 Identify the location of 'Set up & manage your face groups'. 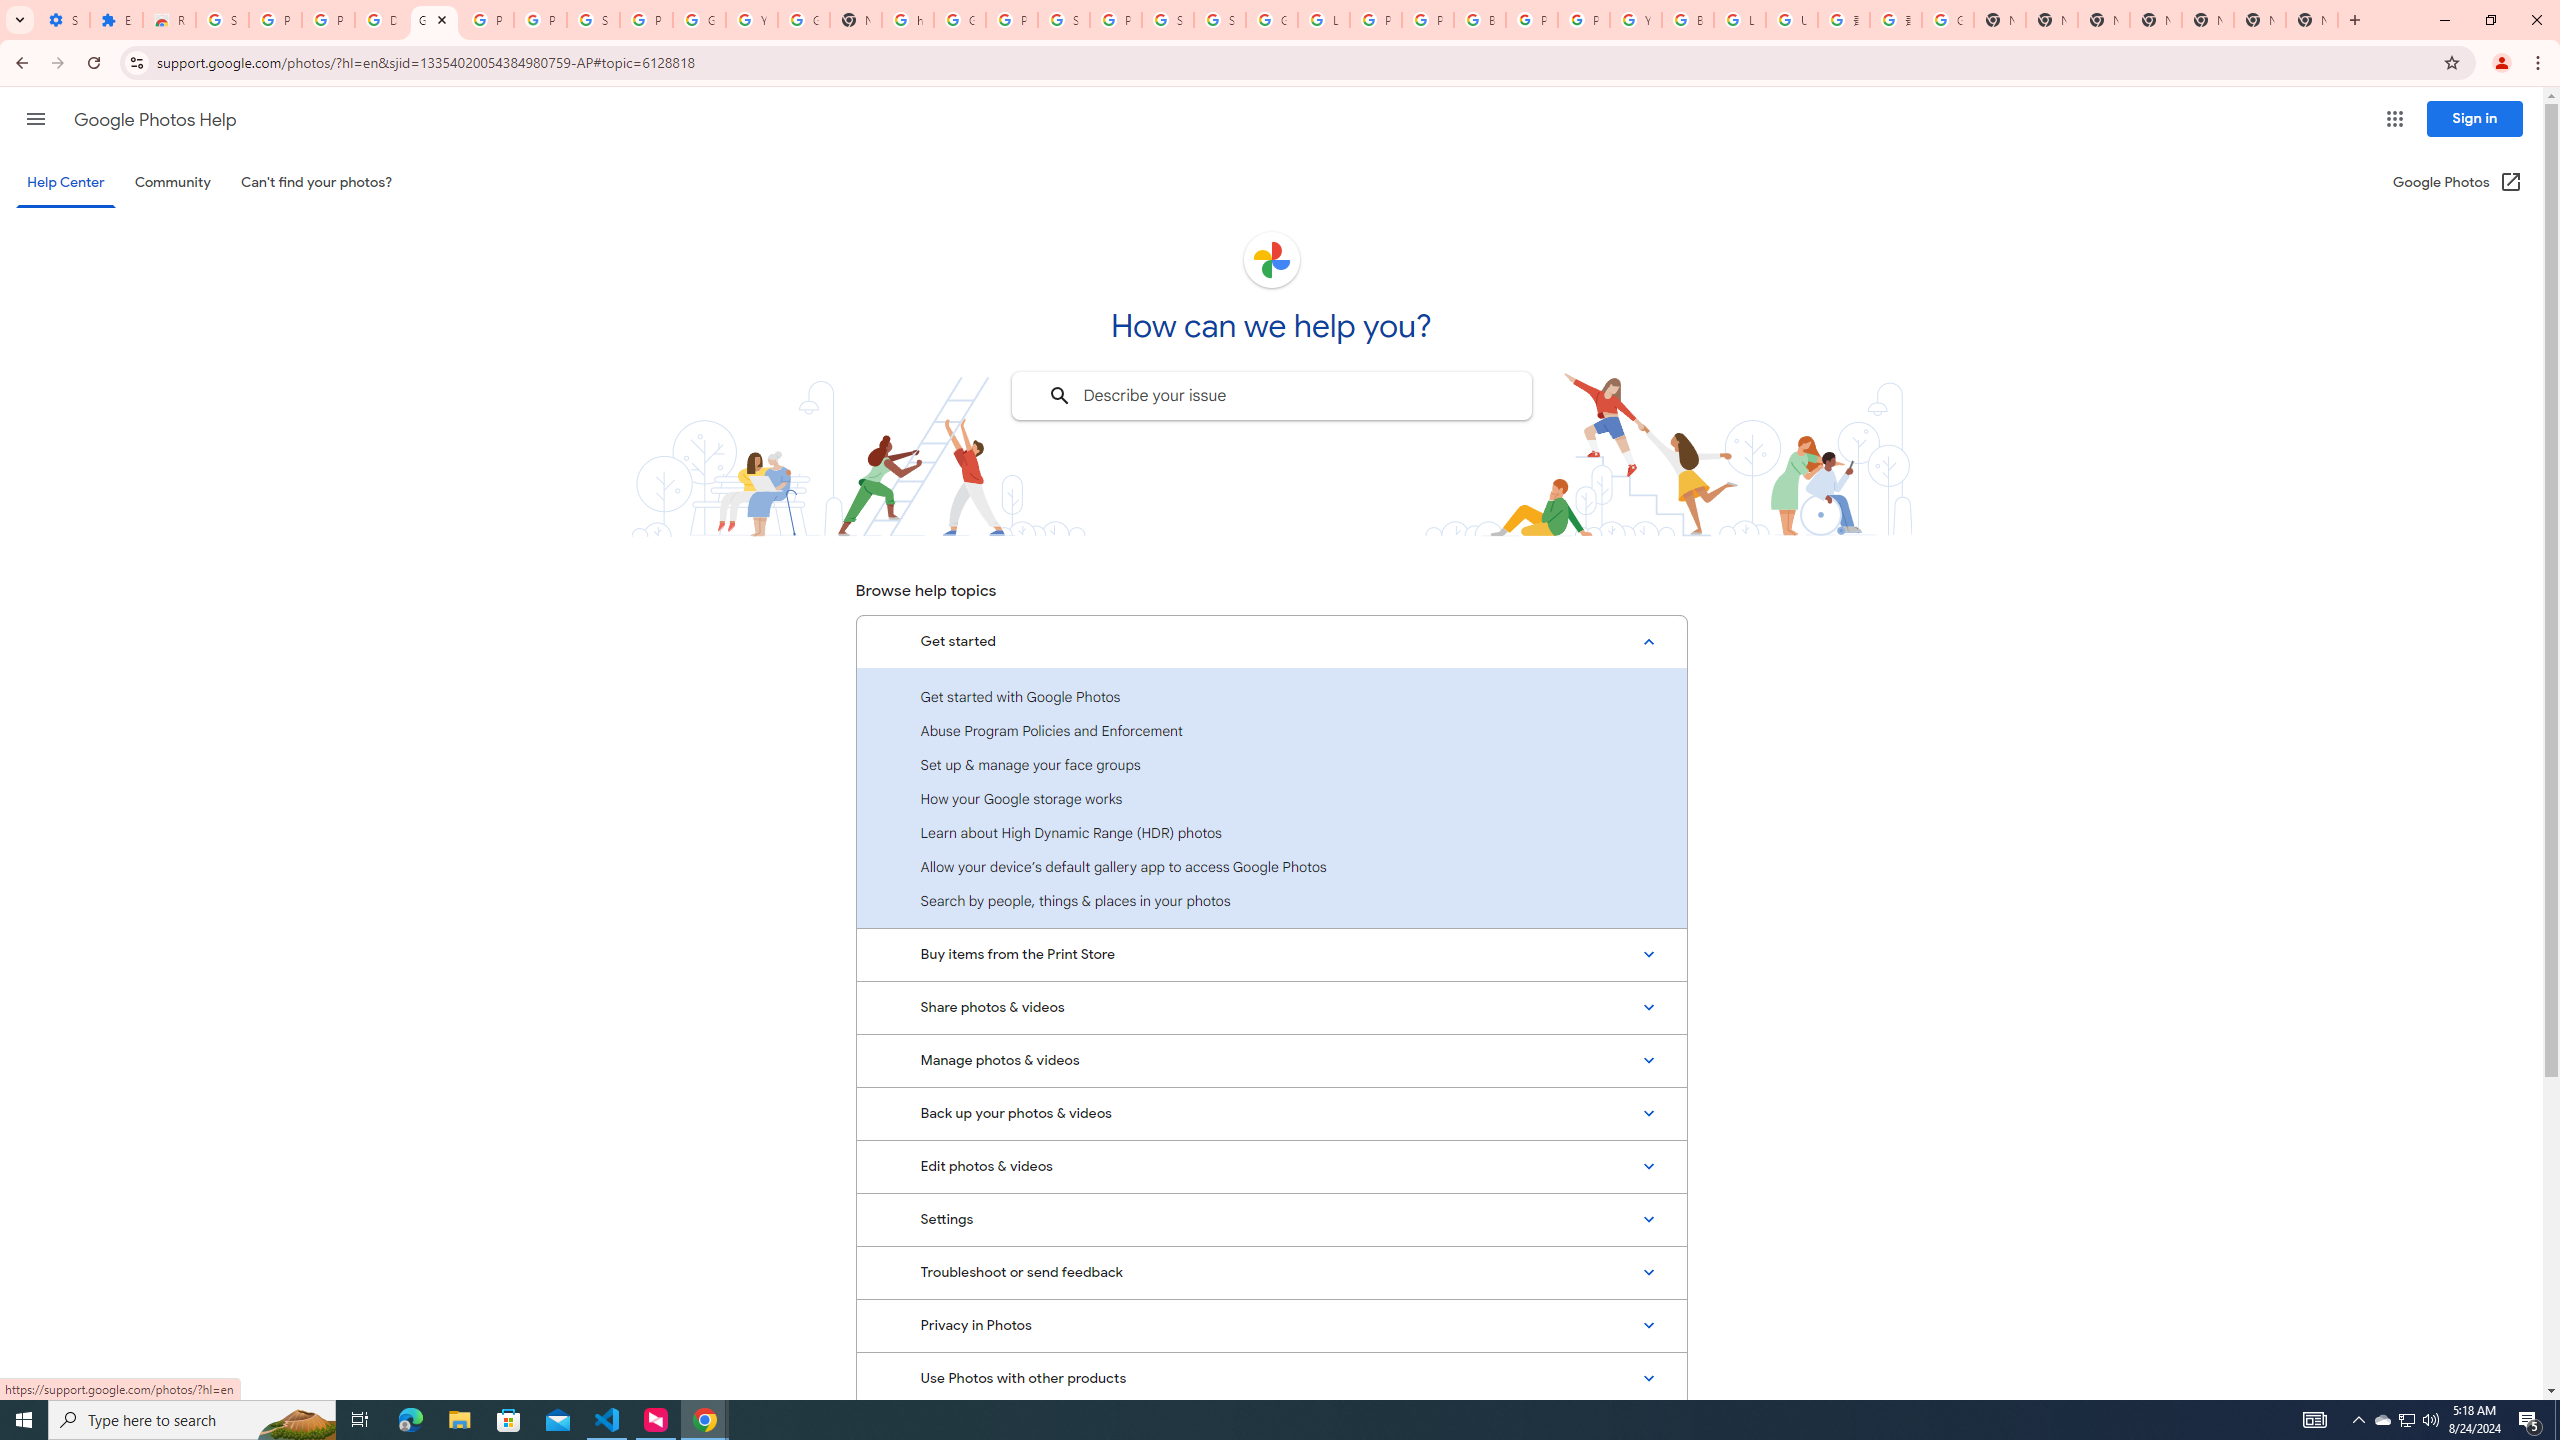
(1271, 763).